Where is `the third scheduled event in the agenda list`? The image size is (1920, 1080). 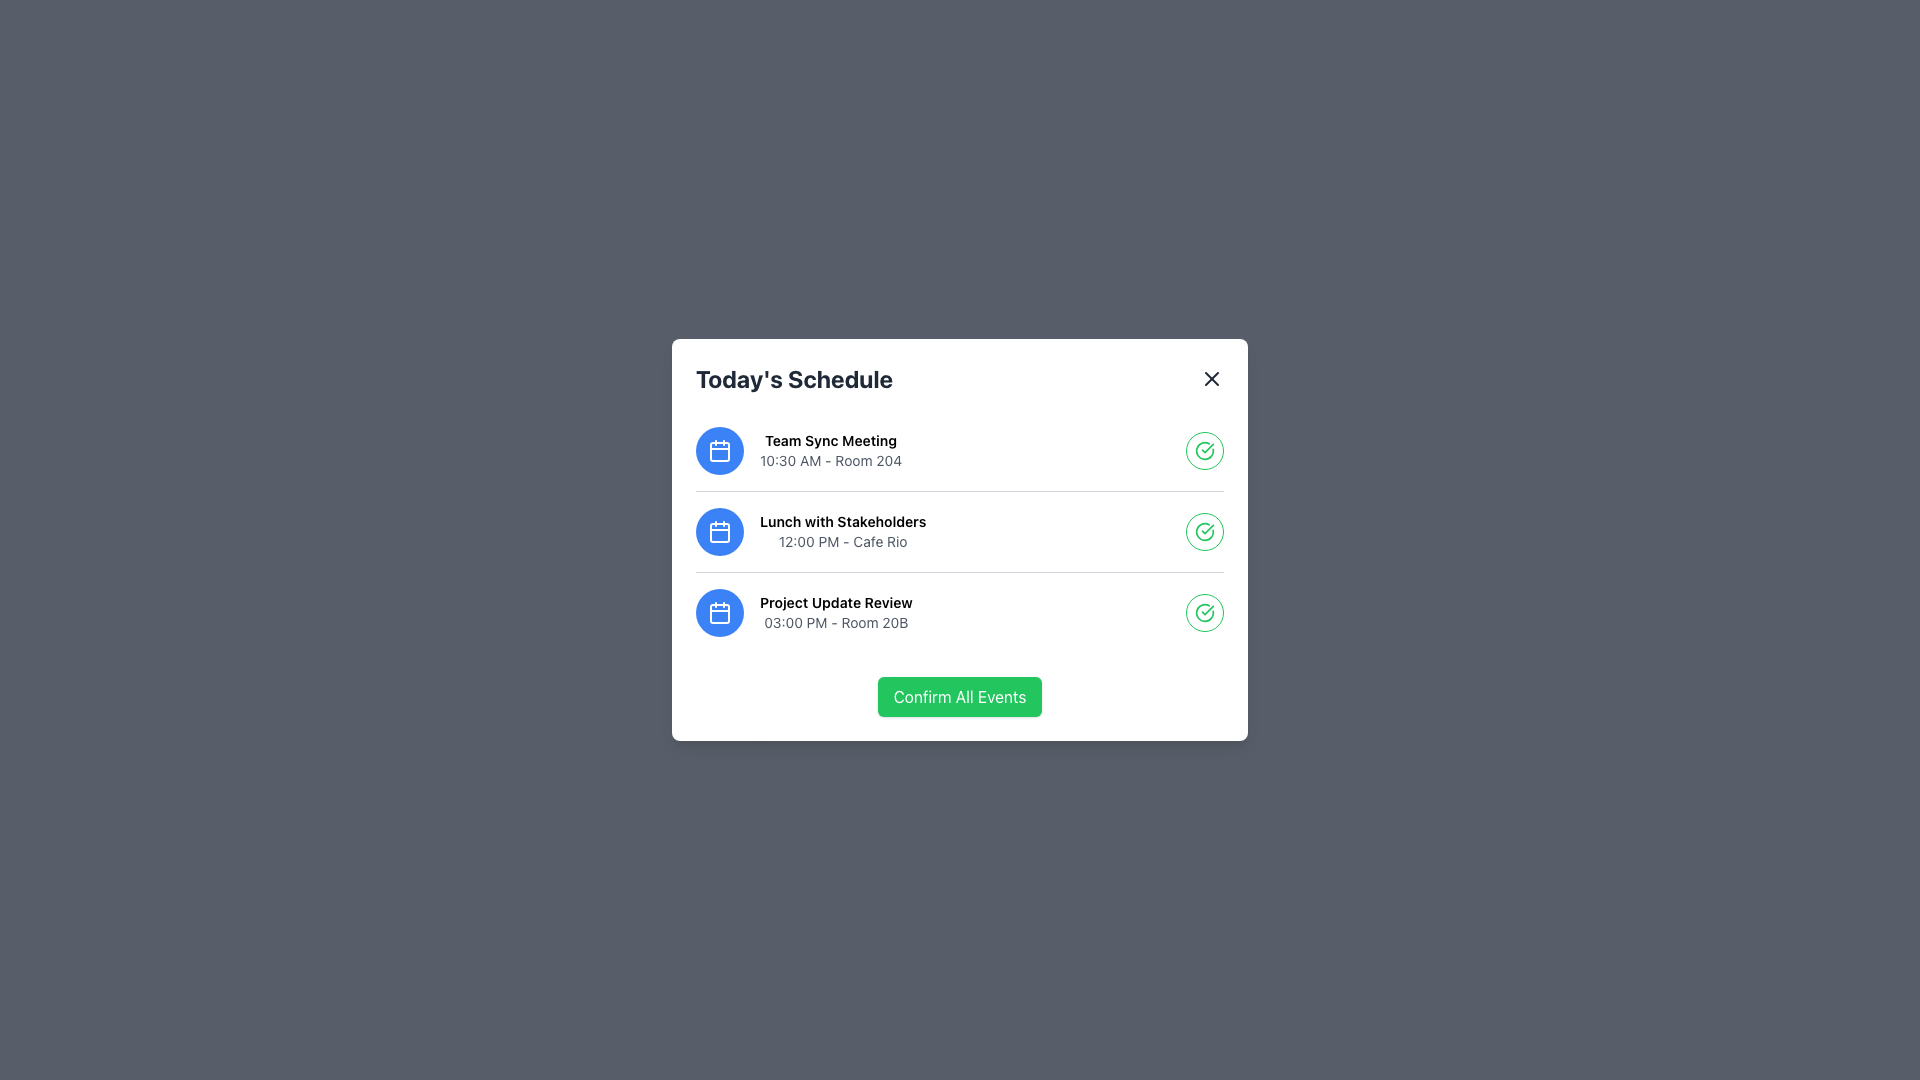 the third scheduled event in the agenda list is located at coordinates (960, 611).